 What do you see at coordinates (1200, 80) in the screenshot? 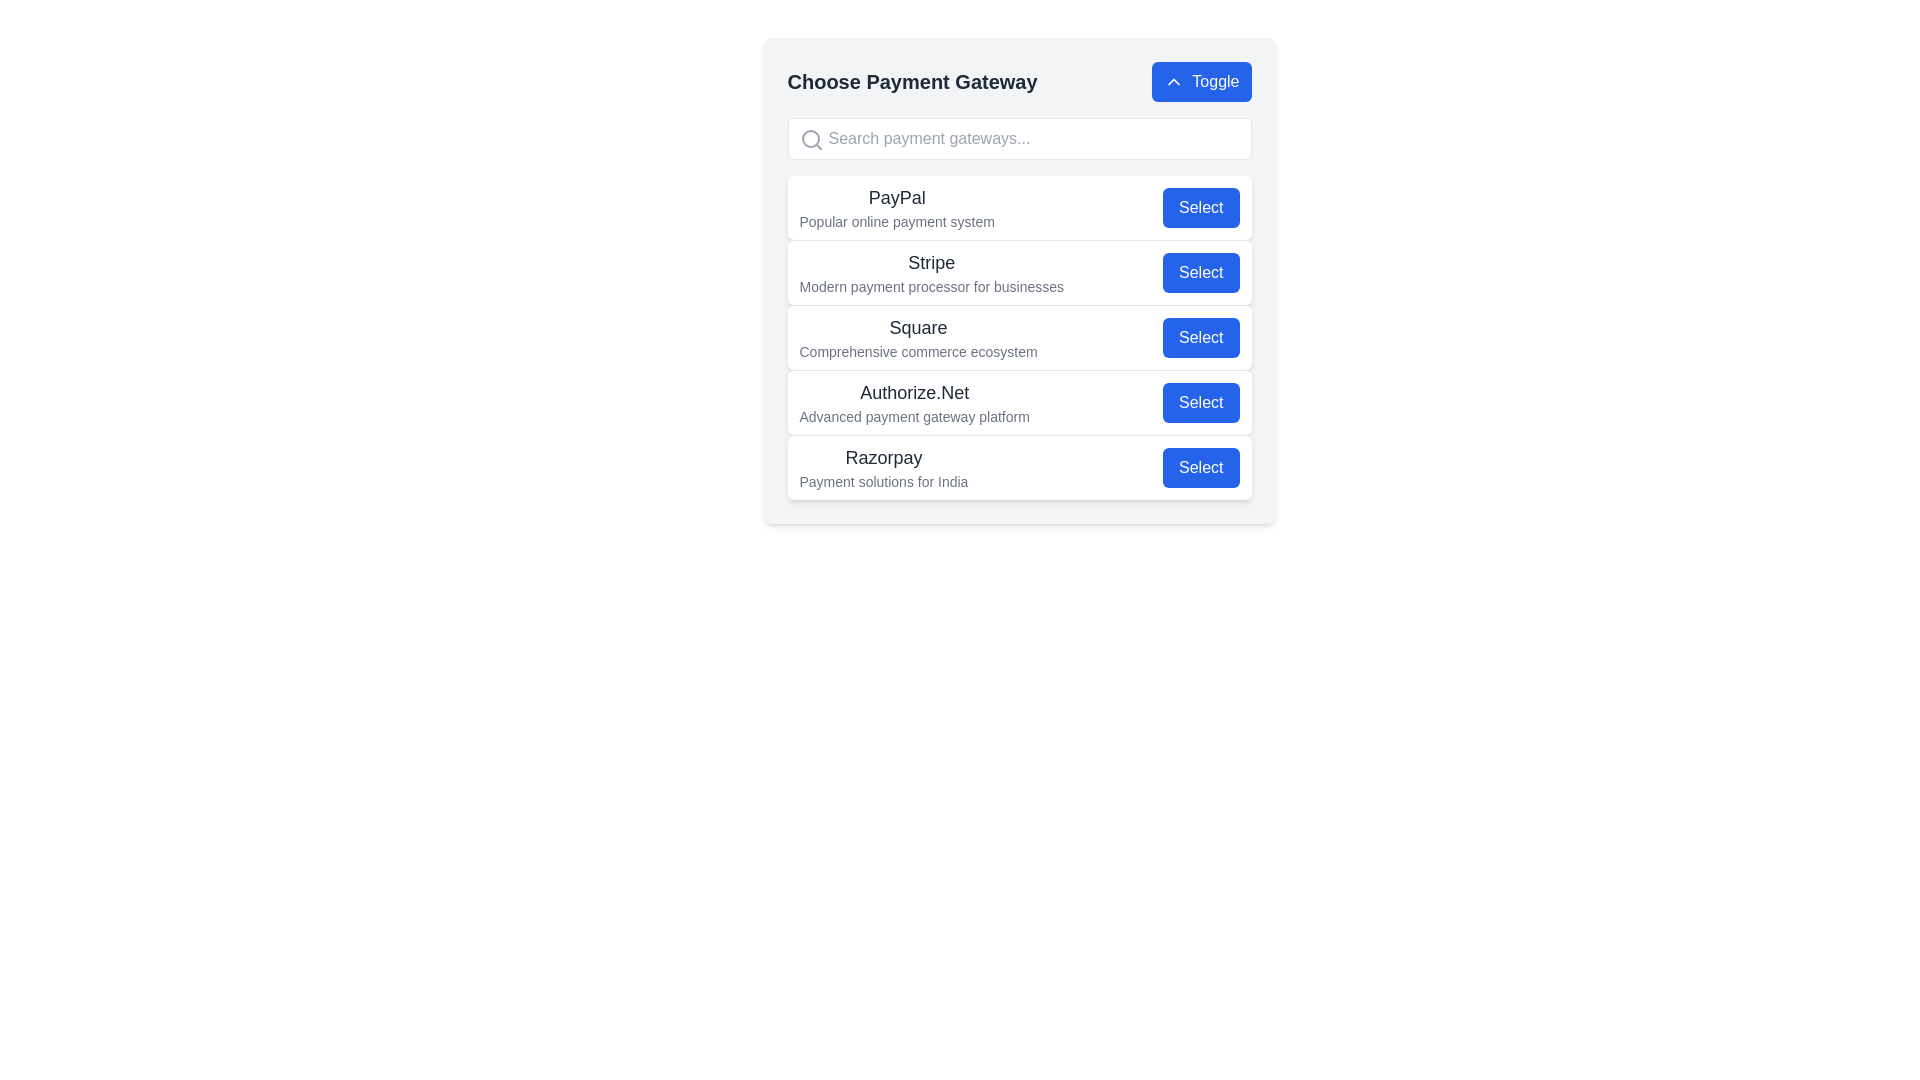
I see `the 'Toggle' button, which is a rectangular button with a blue background and white text, located to the right of the header 'Choose Payment Gateway'` at bounding box center [1200, 80].